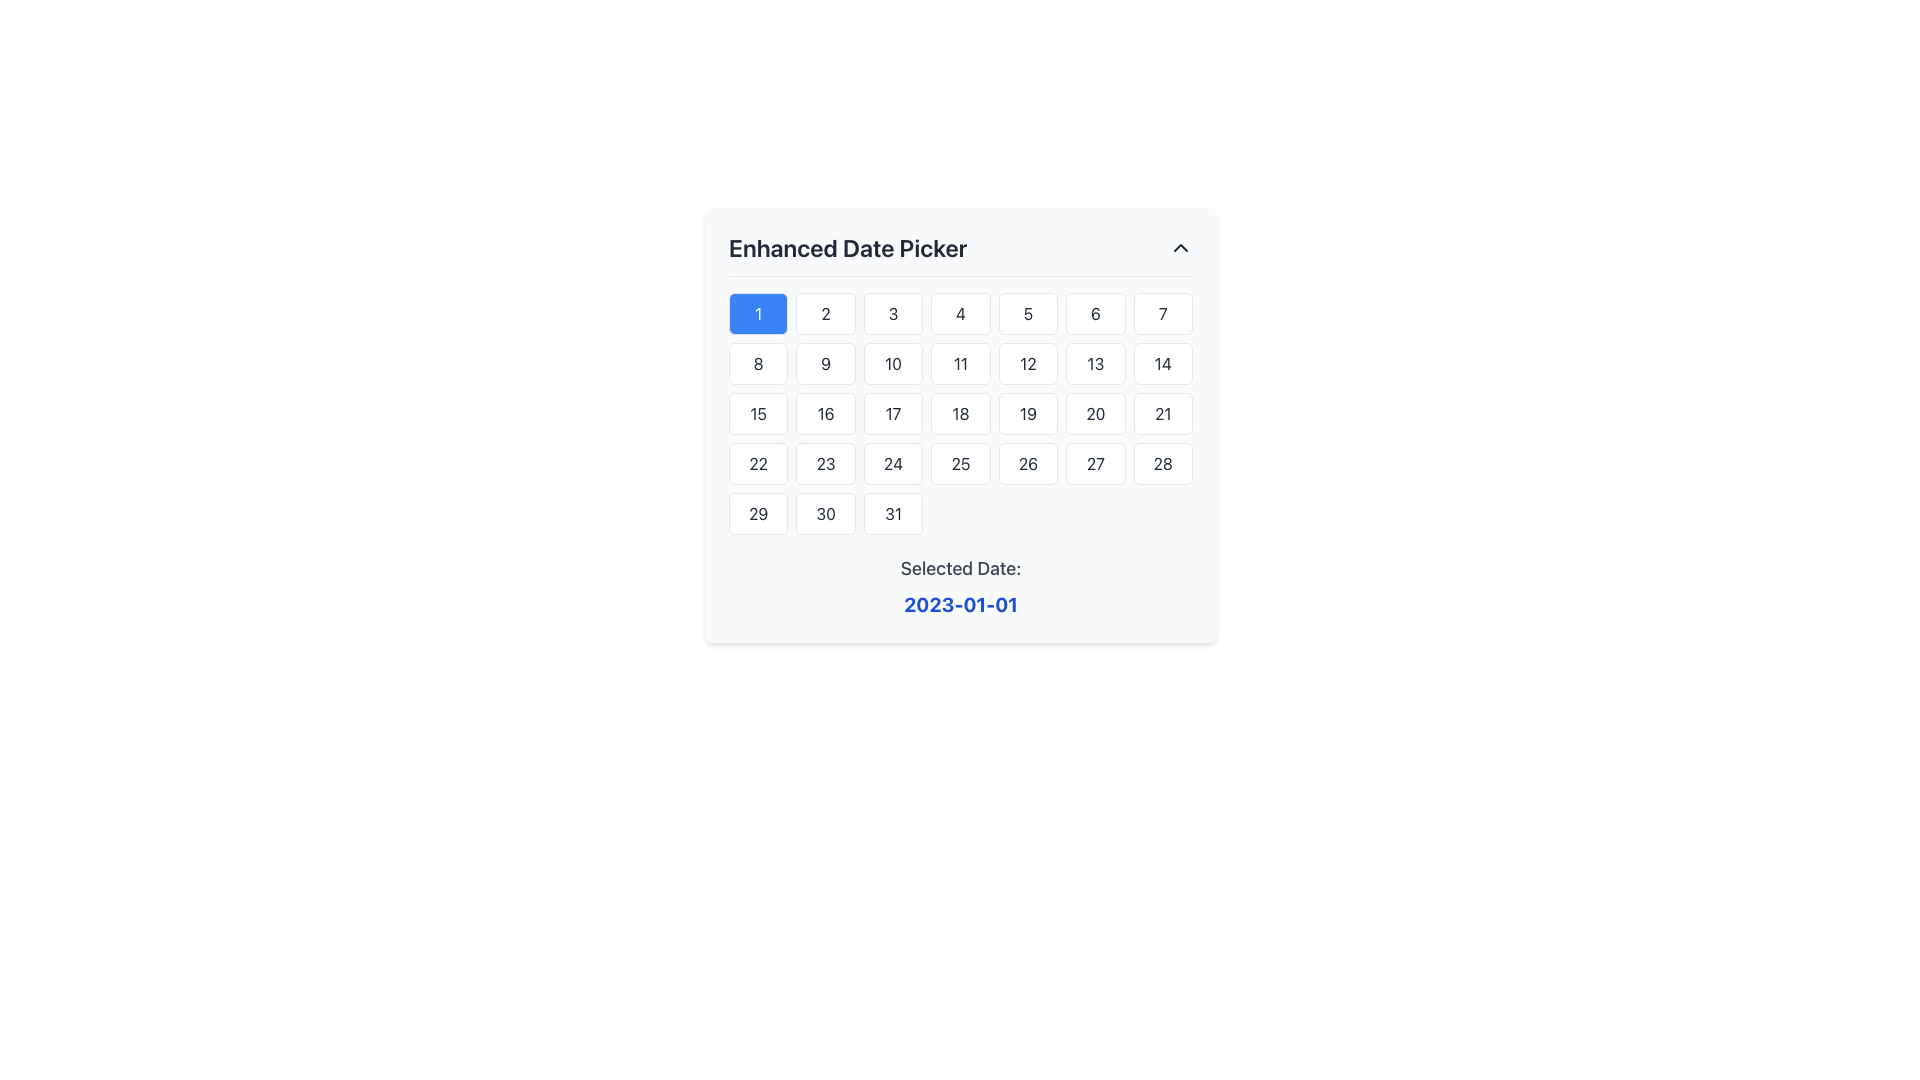  I want to click on the button labeled '18' located in the third row and fourth column of the date picker within the 'Enhanced Date Picker' modal, so click(960, 412).